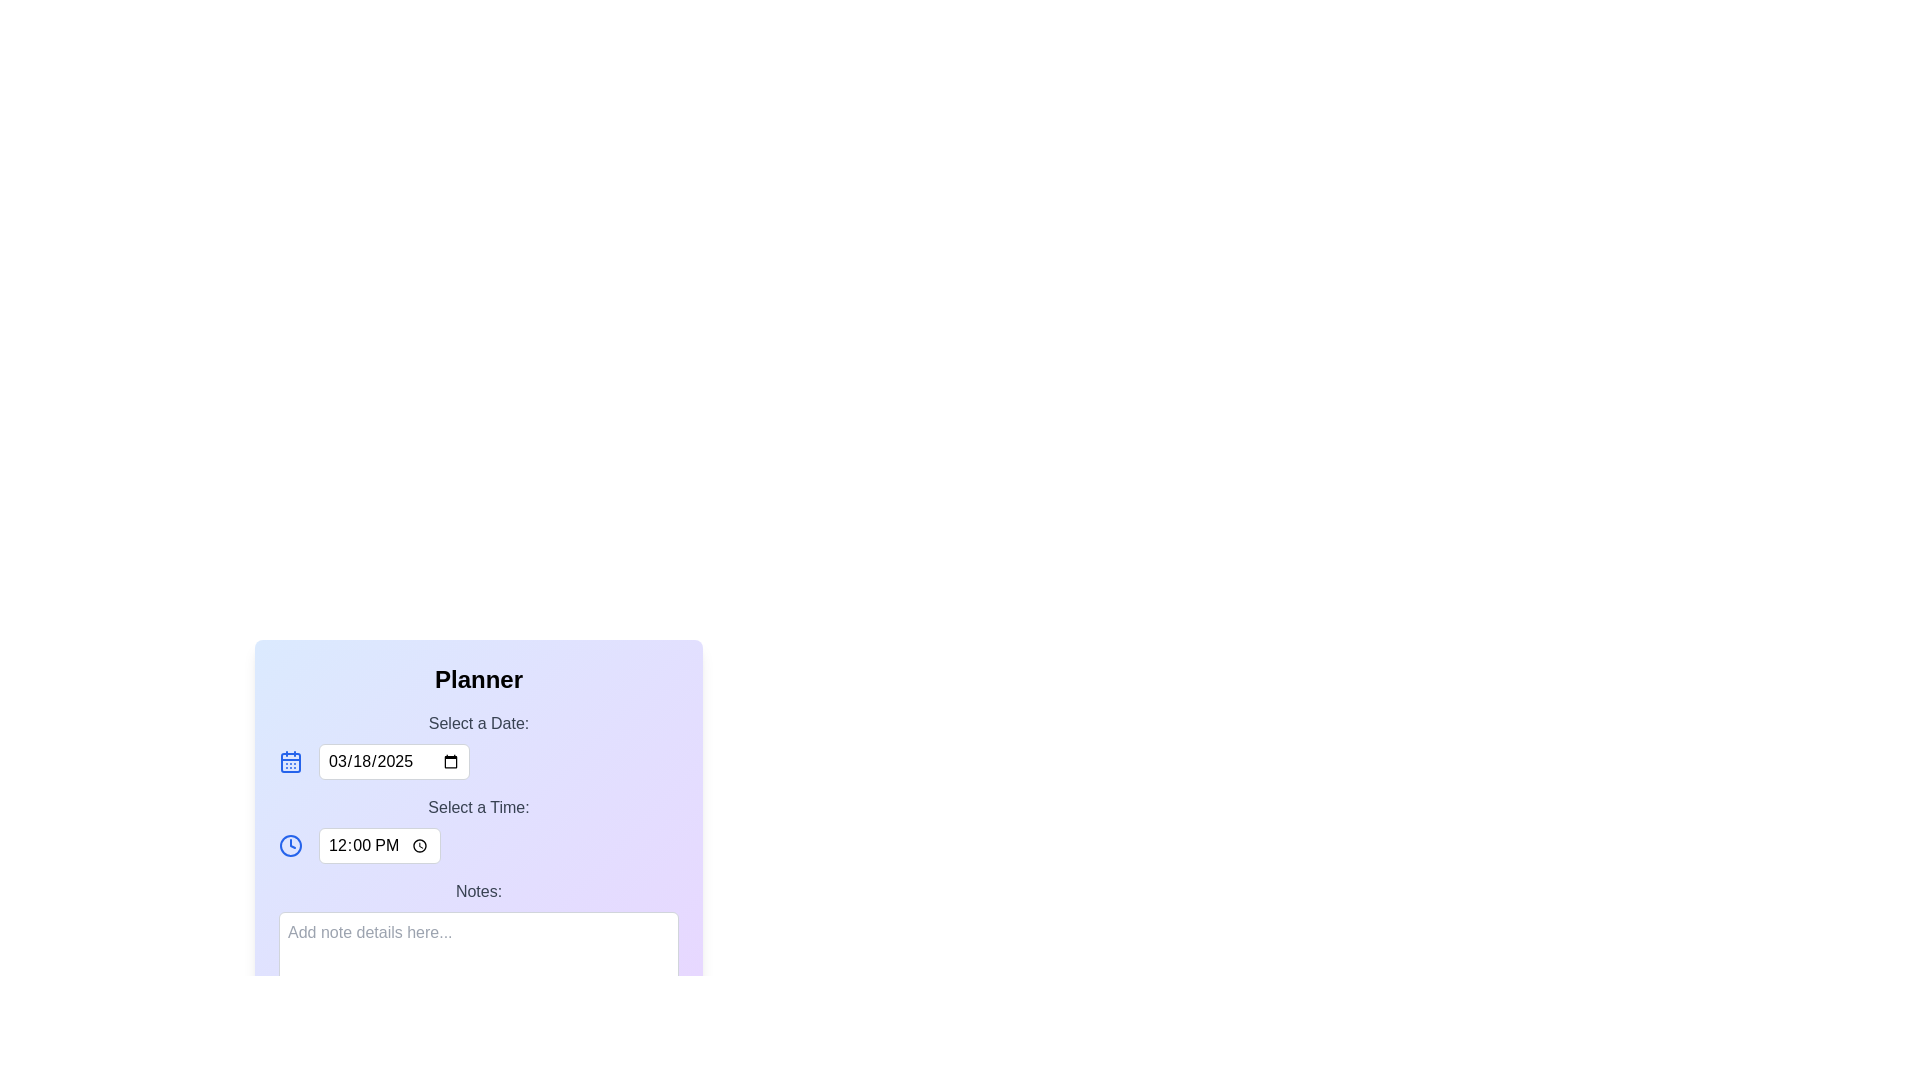 The width and height of the screenshot is (1920, 1080). Describe the element at coordinates (478, 806) in the screenshot. I see `the label that displays the text 'Select a Time:' styled in gray font, positioned above the time selection interface` at that location.